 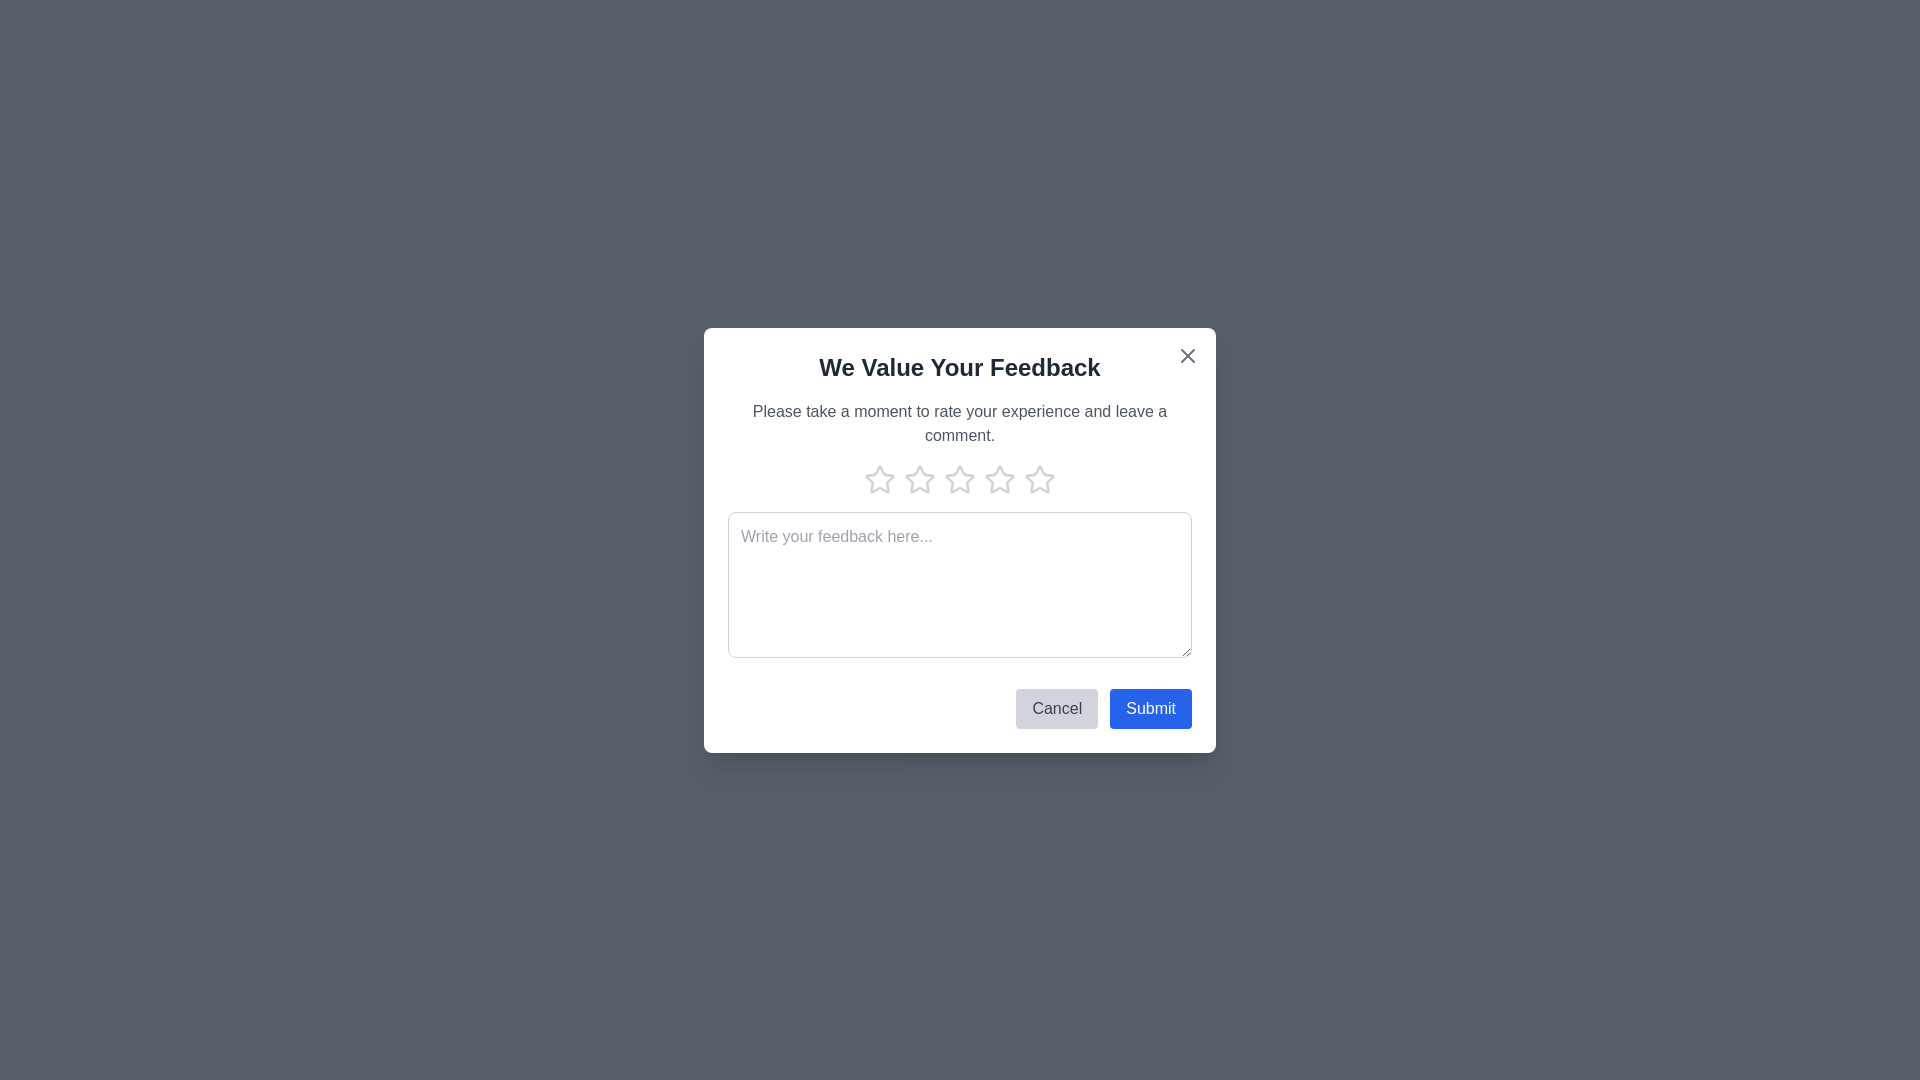 I want to click on the 'Cancel' button with a gray background and rounded corners located, so click(x=1056, y=707).